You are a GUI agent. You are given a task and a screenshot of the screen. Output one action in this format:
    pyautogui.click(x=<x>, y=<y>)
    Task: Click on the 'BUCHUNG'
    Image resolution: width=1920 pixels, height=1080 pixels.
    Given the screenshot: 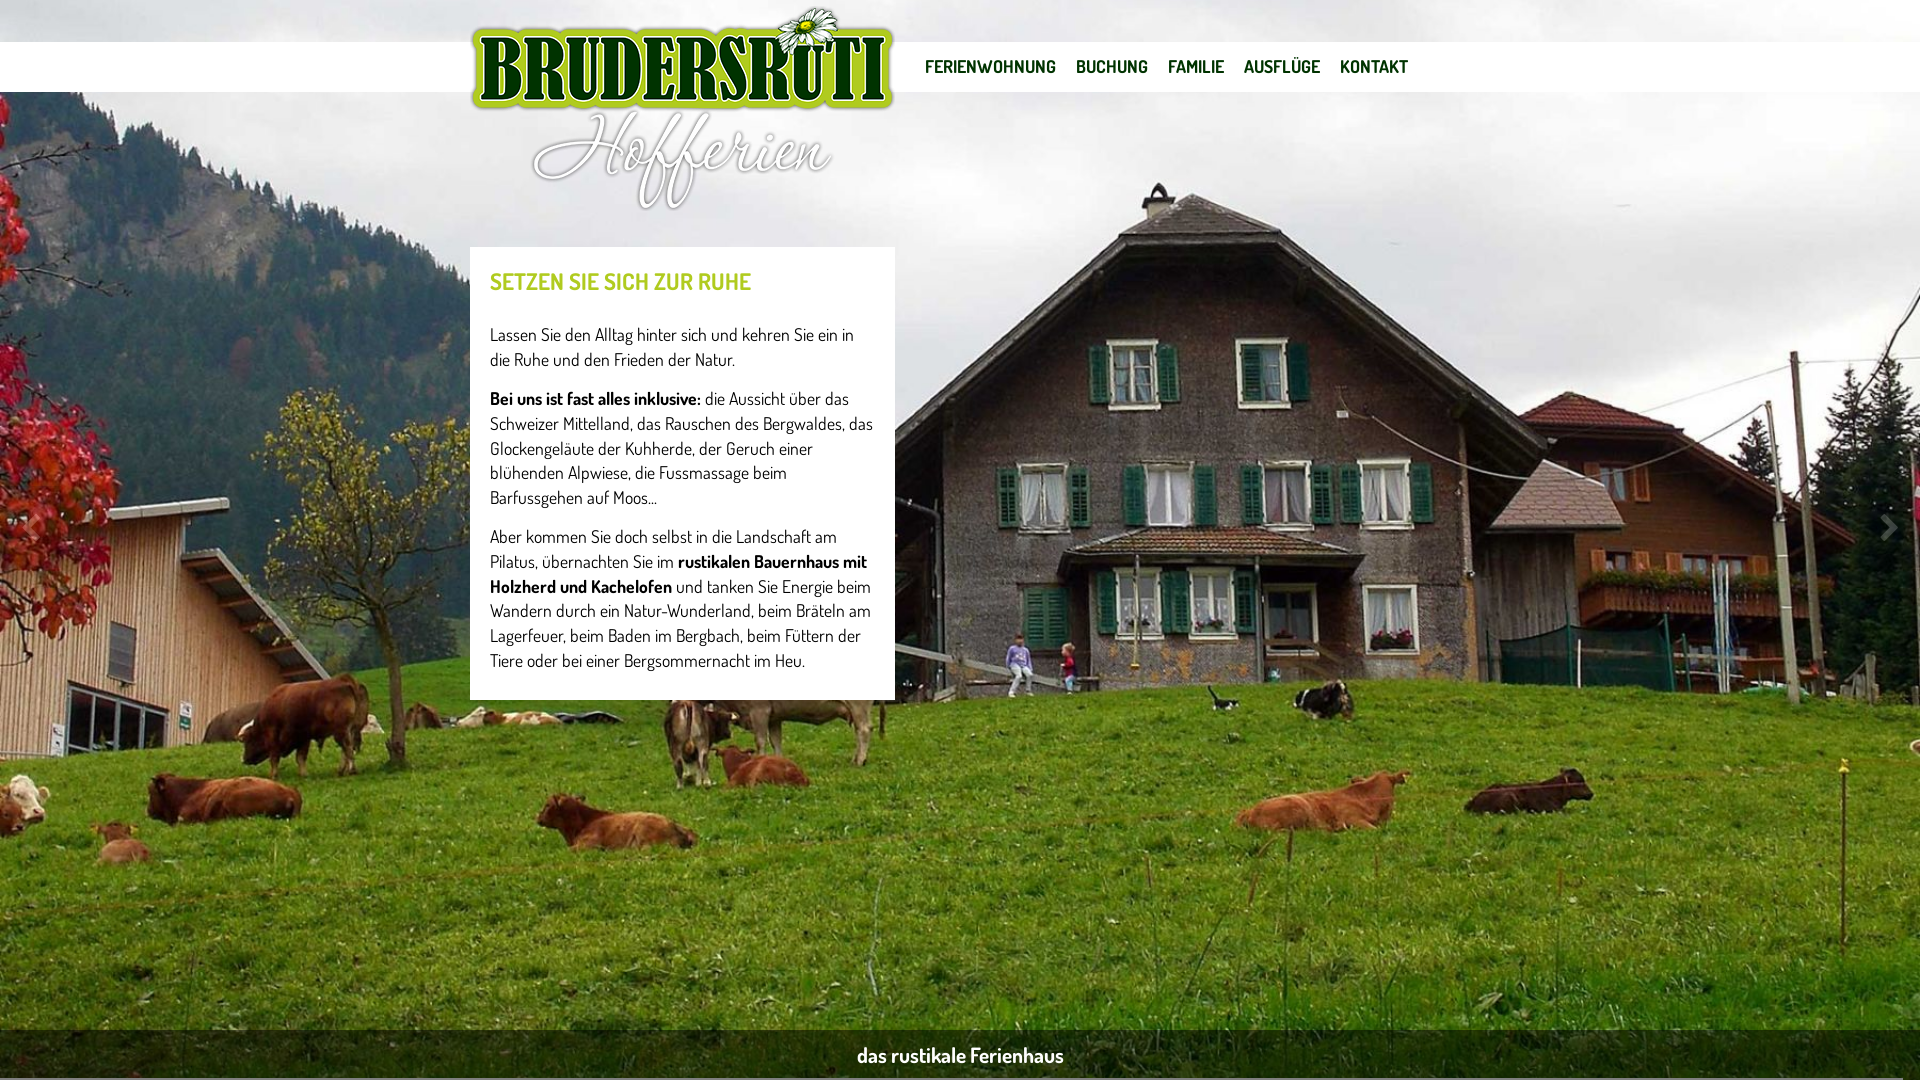 What is the action you would take?
    pyautogui.click(x=1111, y=64)
    